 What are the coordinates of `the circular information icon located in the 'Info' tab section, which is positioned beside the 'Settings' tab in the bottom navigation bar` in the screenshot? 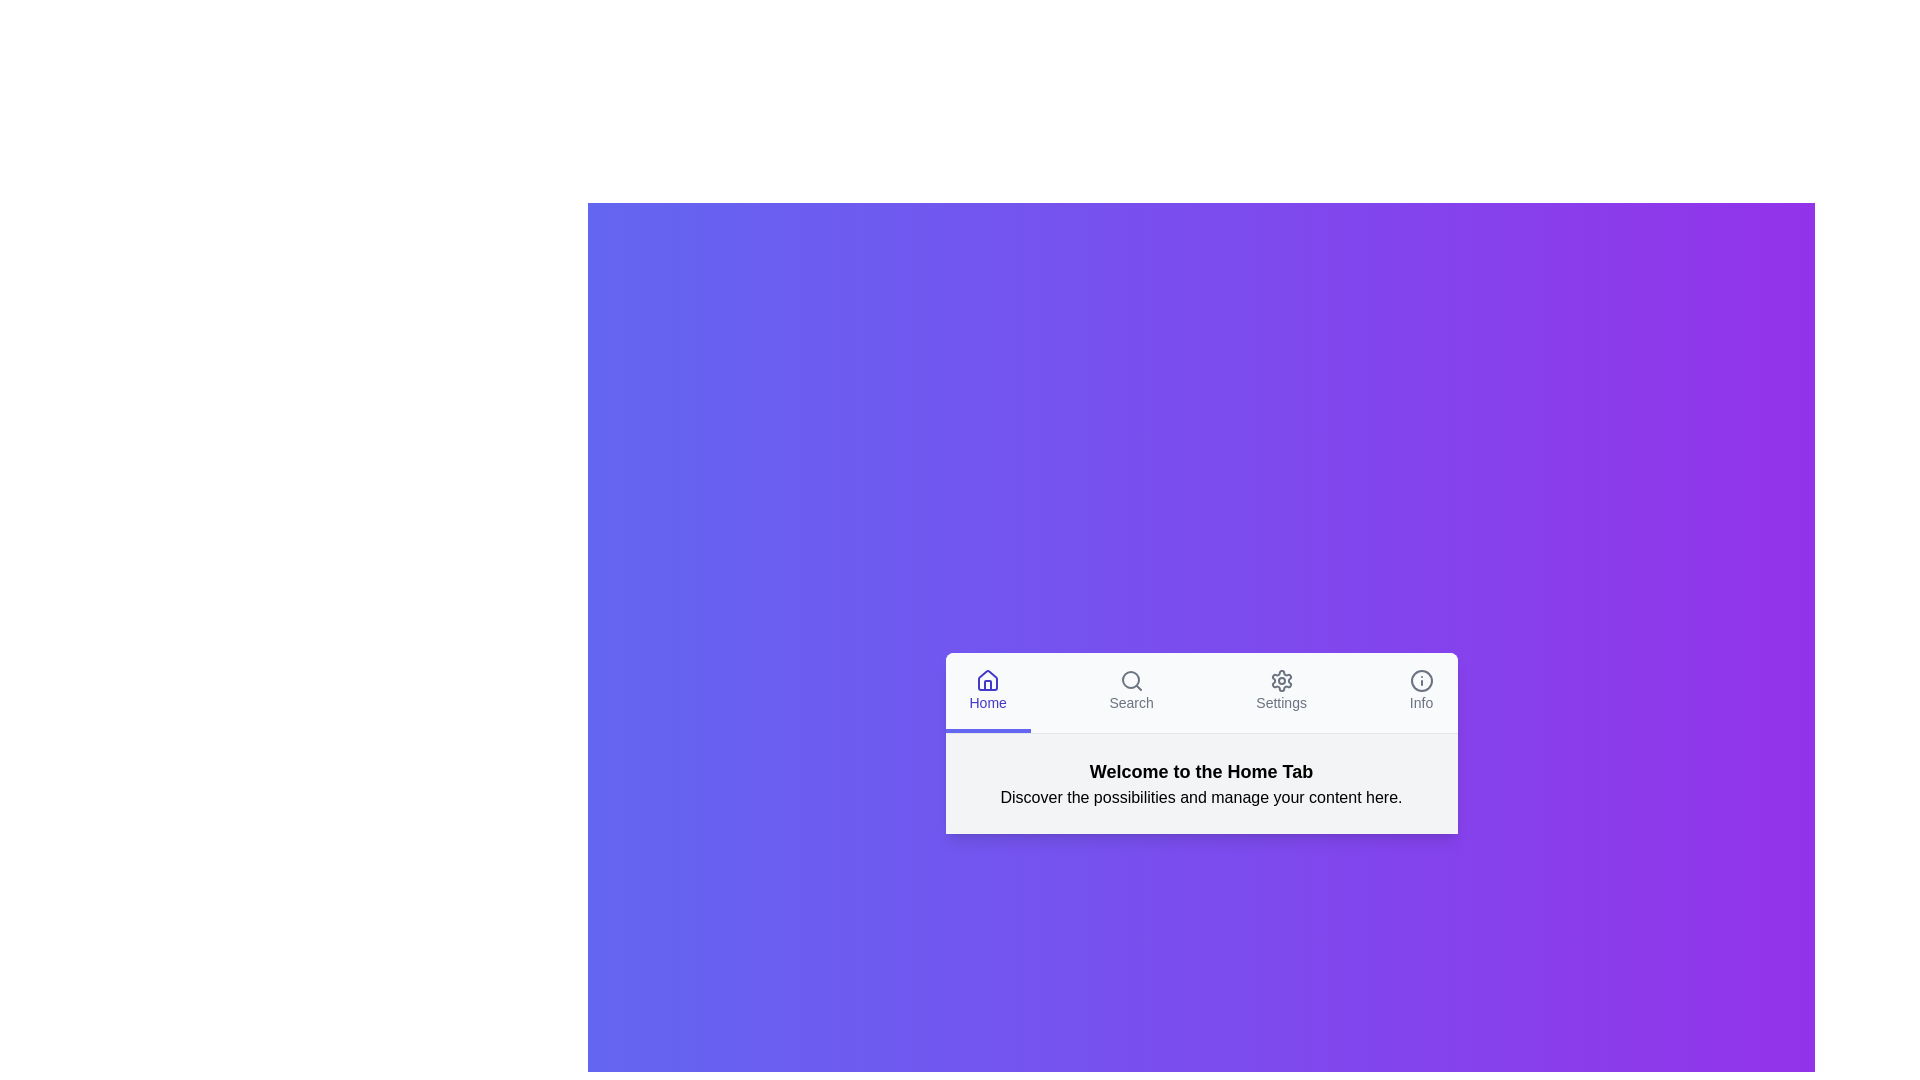 It's located at (1420, 679).